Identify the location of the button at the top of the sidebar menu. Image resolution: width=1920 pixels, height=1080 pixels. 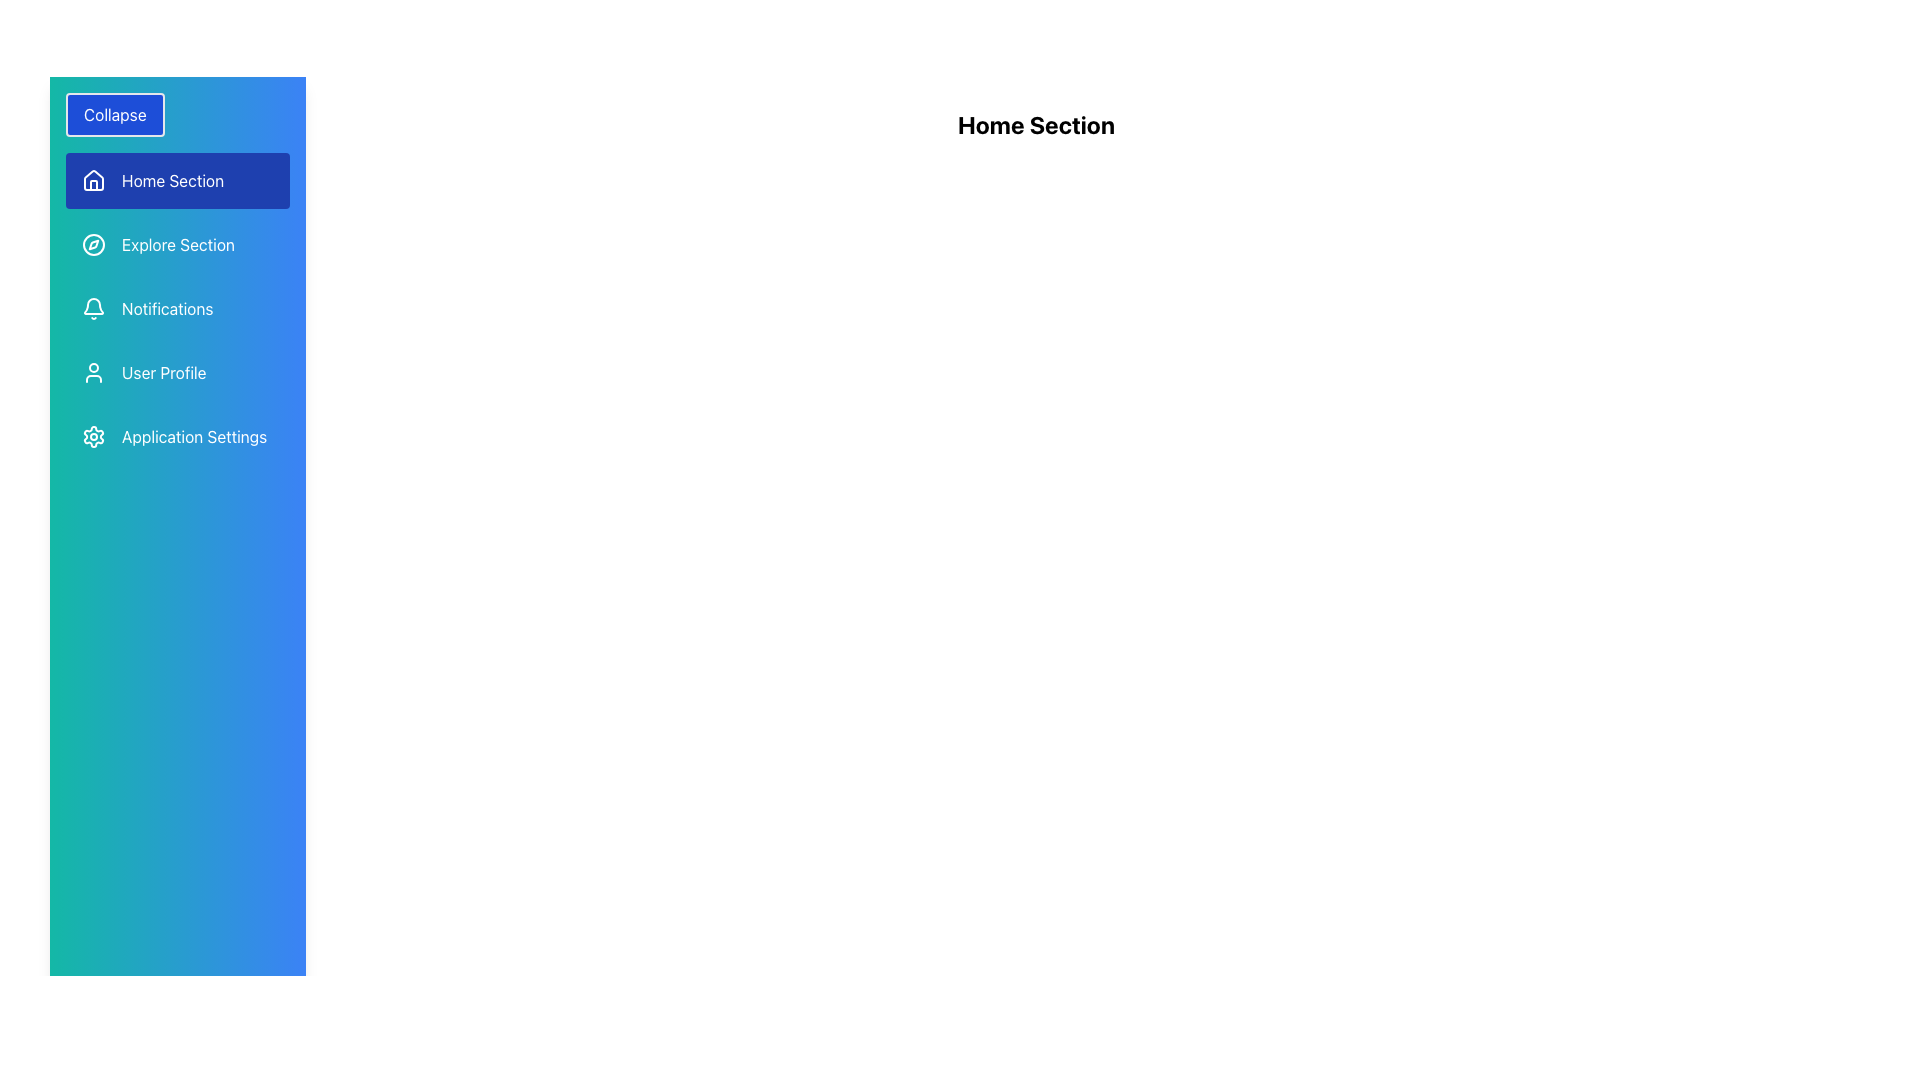
(114, 115).